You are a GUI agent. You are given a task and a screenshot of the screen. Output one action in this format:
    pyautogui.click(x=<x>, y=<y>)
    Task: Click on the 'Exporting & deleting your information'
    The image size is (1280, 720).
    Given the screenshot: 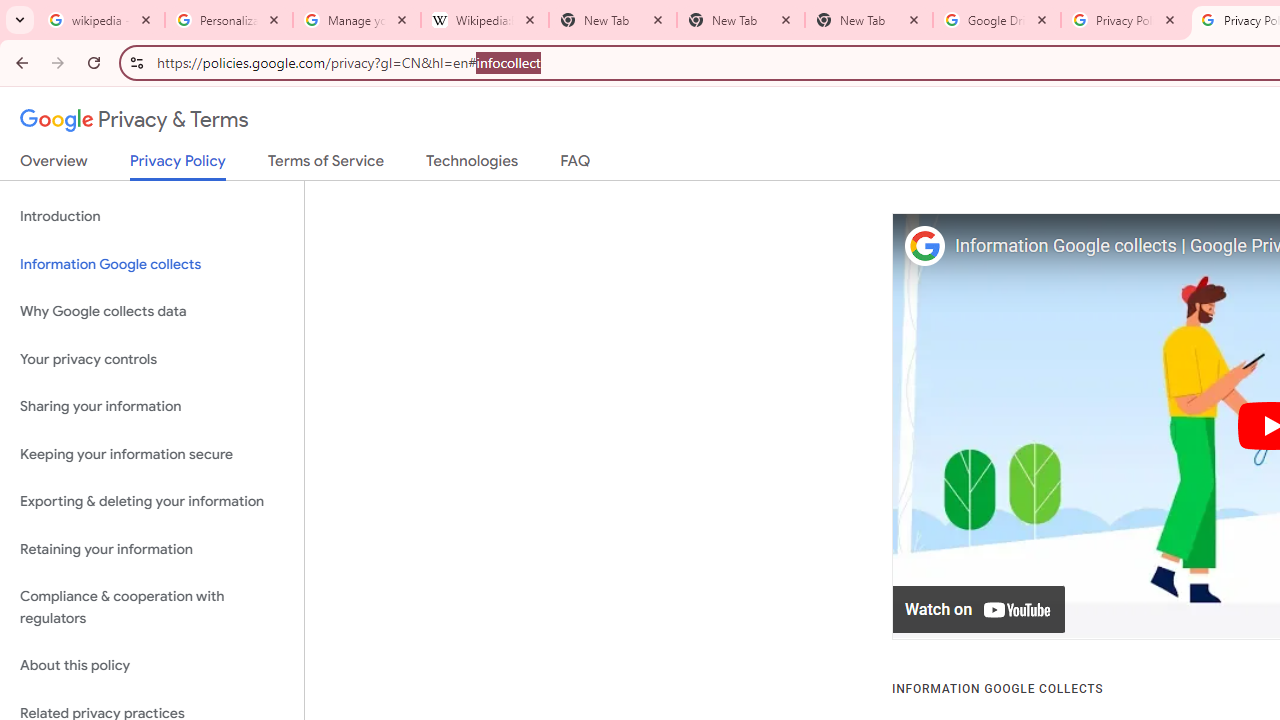 What is the action you would take?
    pyautogui.click(x=151, y=501)
    